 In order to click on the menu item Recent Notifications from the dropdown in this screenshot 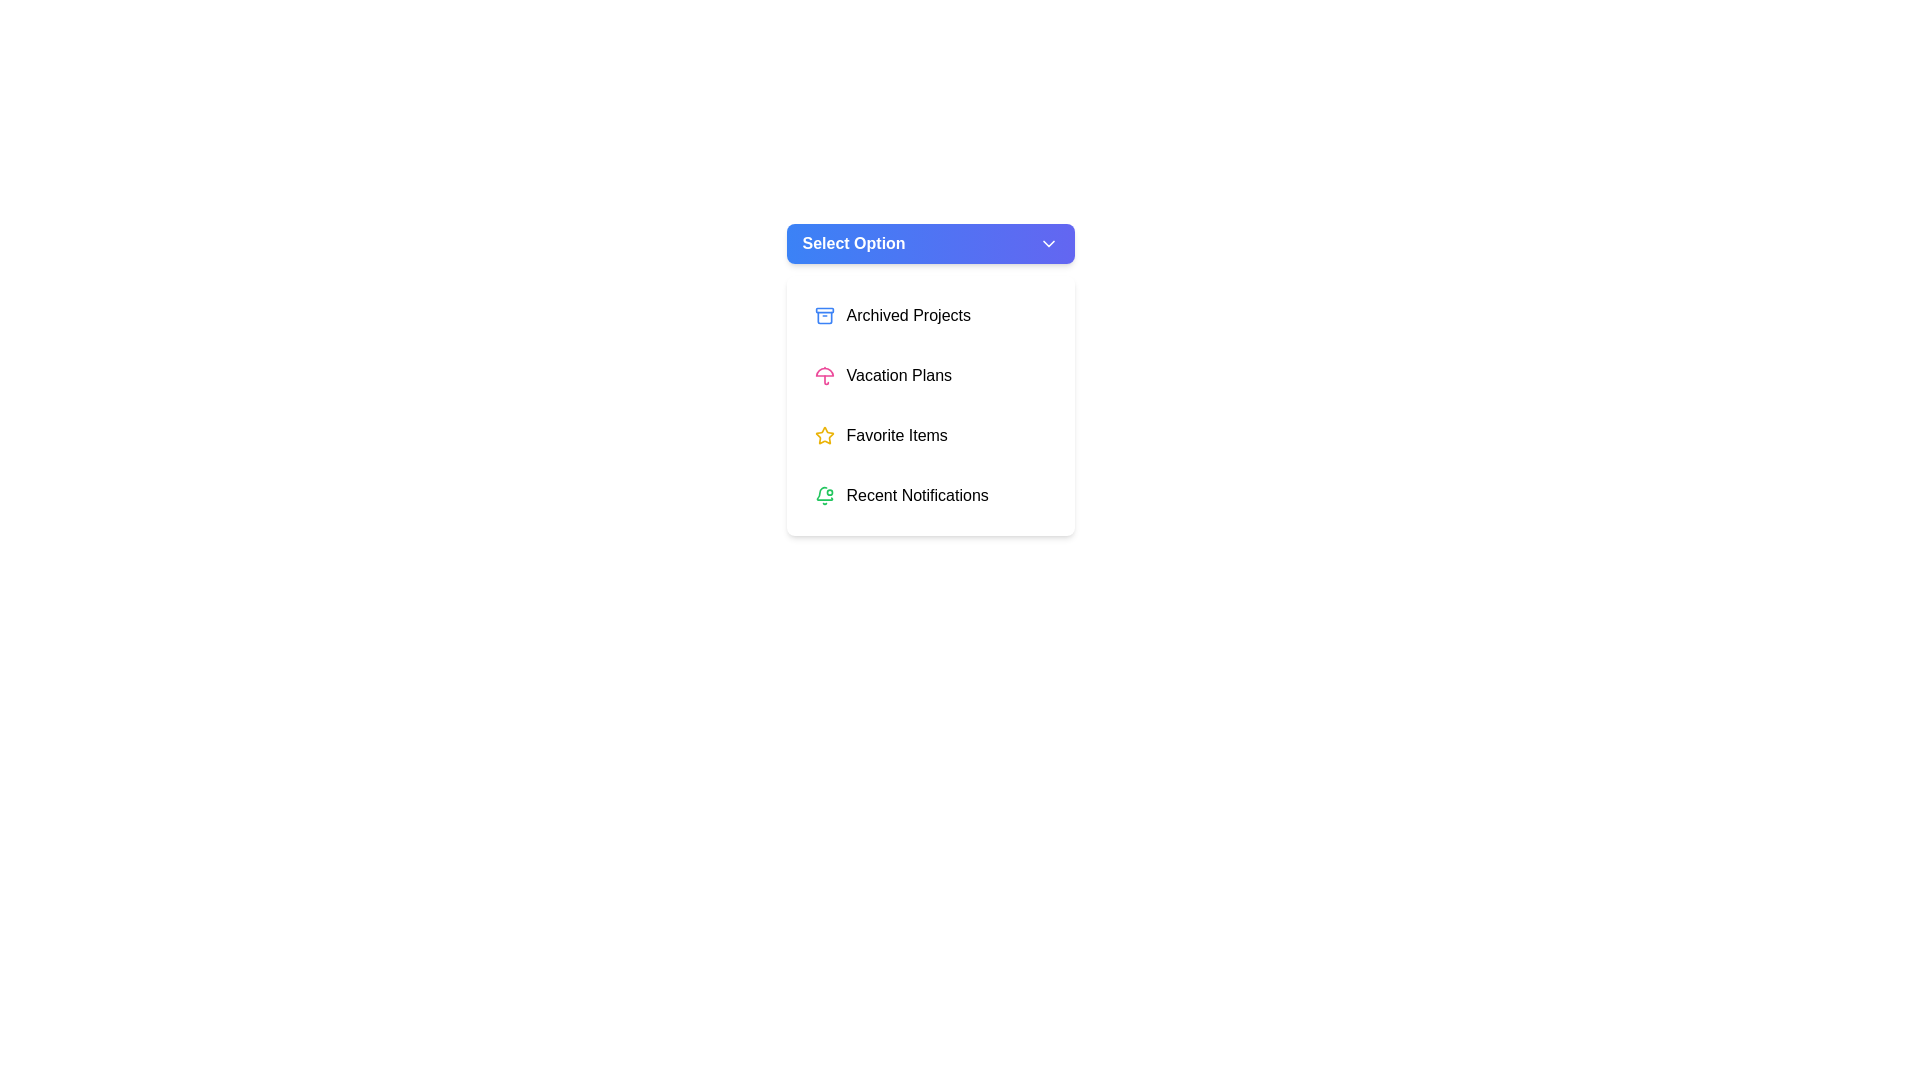, I will do `click(929, 495)`.